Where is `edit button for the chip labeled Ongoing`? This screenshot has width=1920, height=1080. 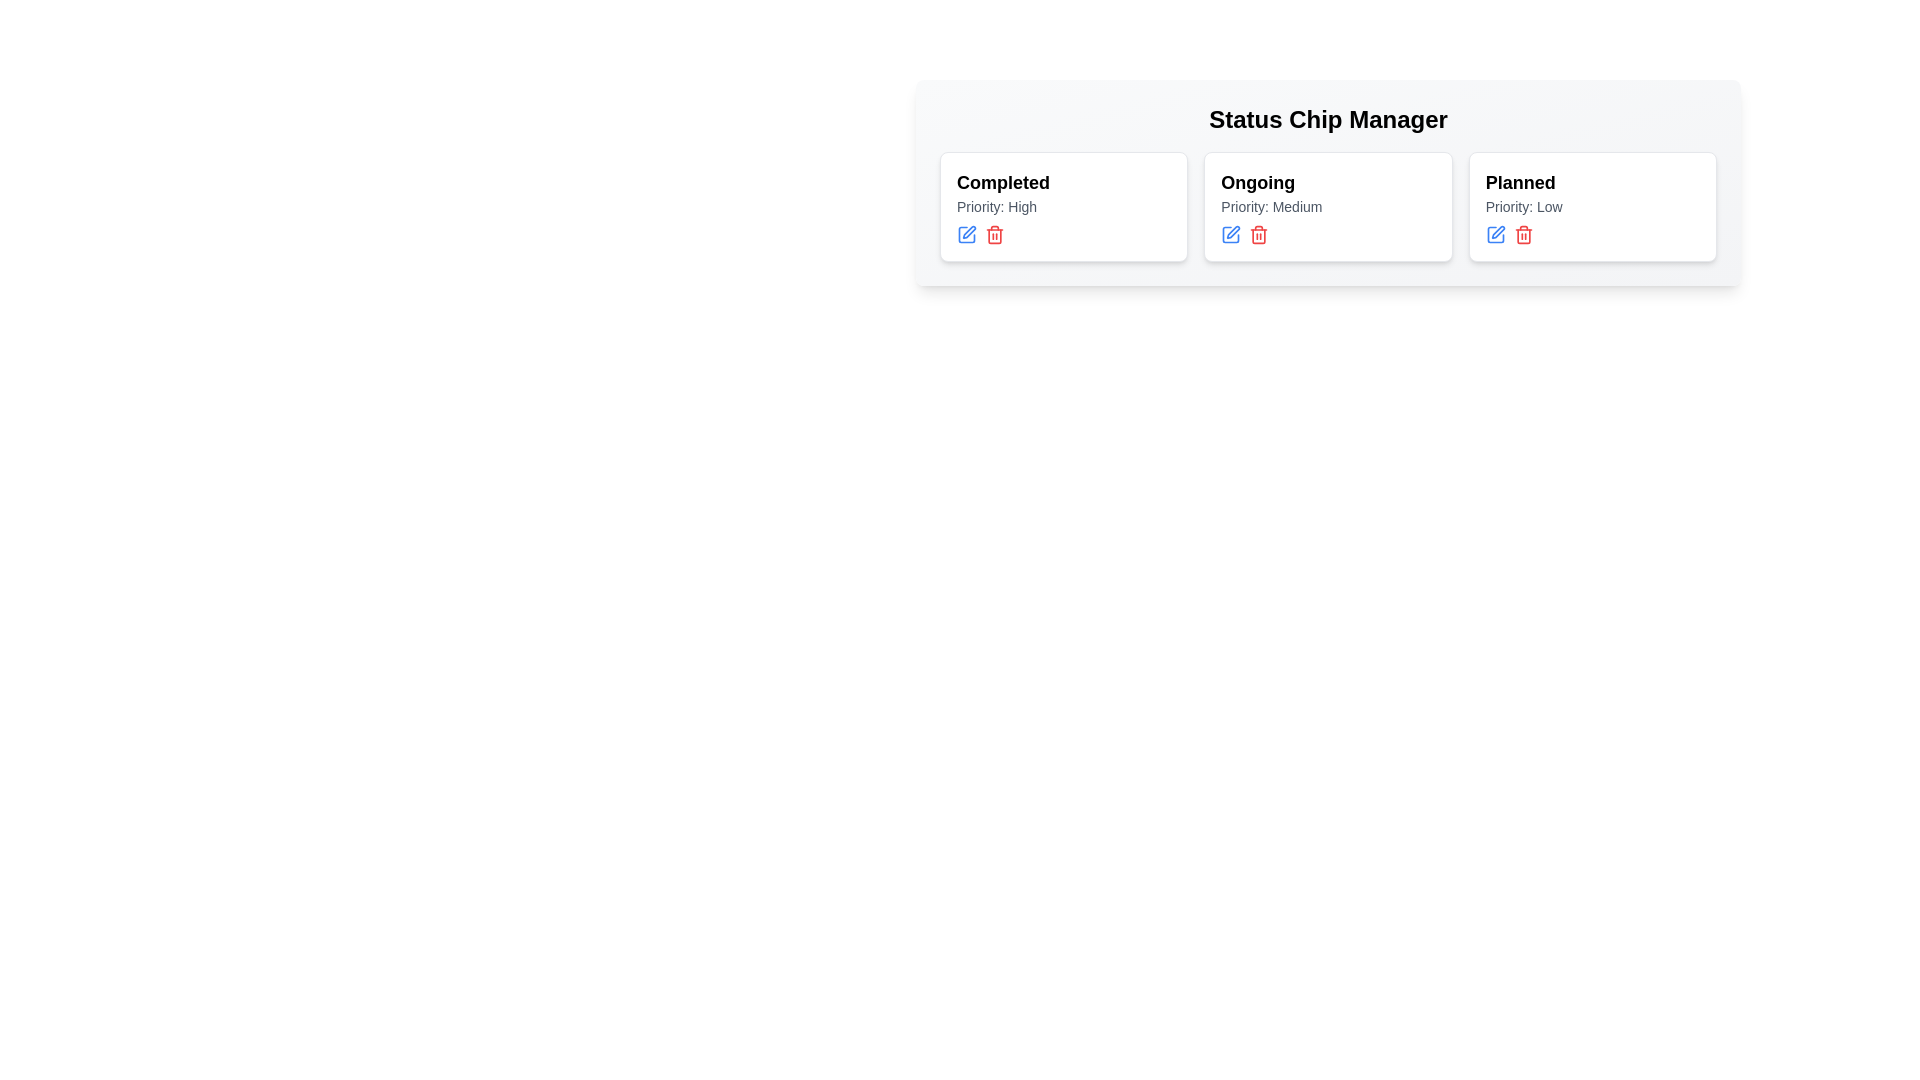 edit button for the chip labeled Ongoing is located at coordinates (1229, 234).